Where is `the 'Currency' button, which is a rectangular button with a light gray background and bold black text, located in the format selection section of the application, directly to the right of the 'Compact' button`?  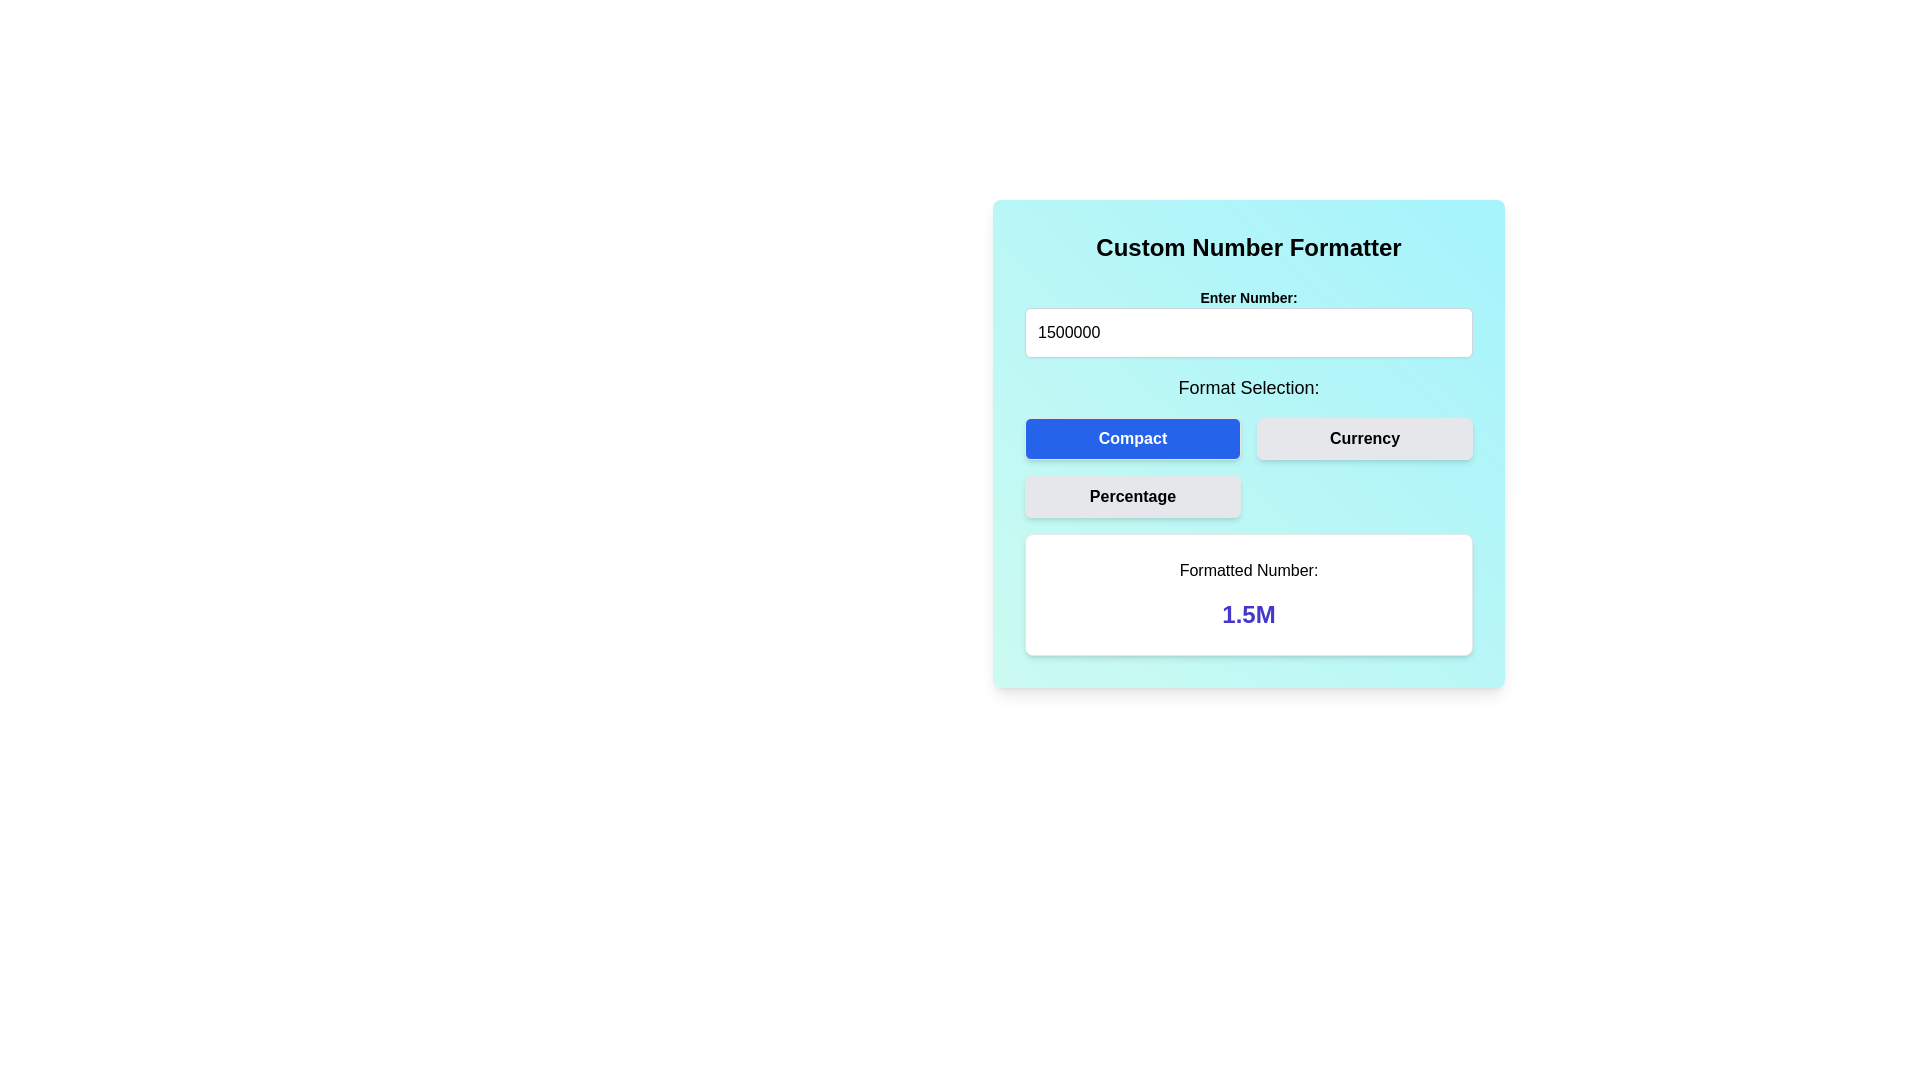
the 'Currency' button, which is a rectangular button with a light gray background and bold black text, located in the format selection section of the application, directly to the right of the 'Compact' button is located at coordinates (1363, 438).